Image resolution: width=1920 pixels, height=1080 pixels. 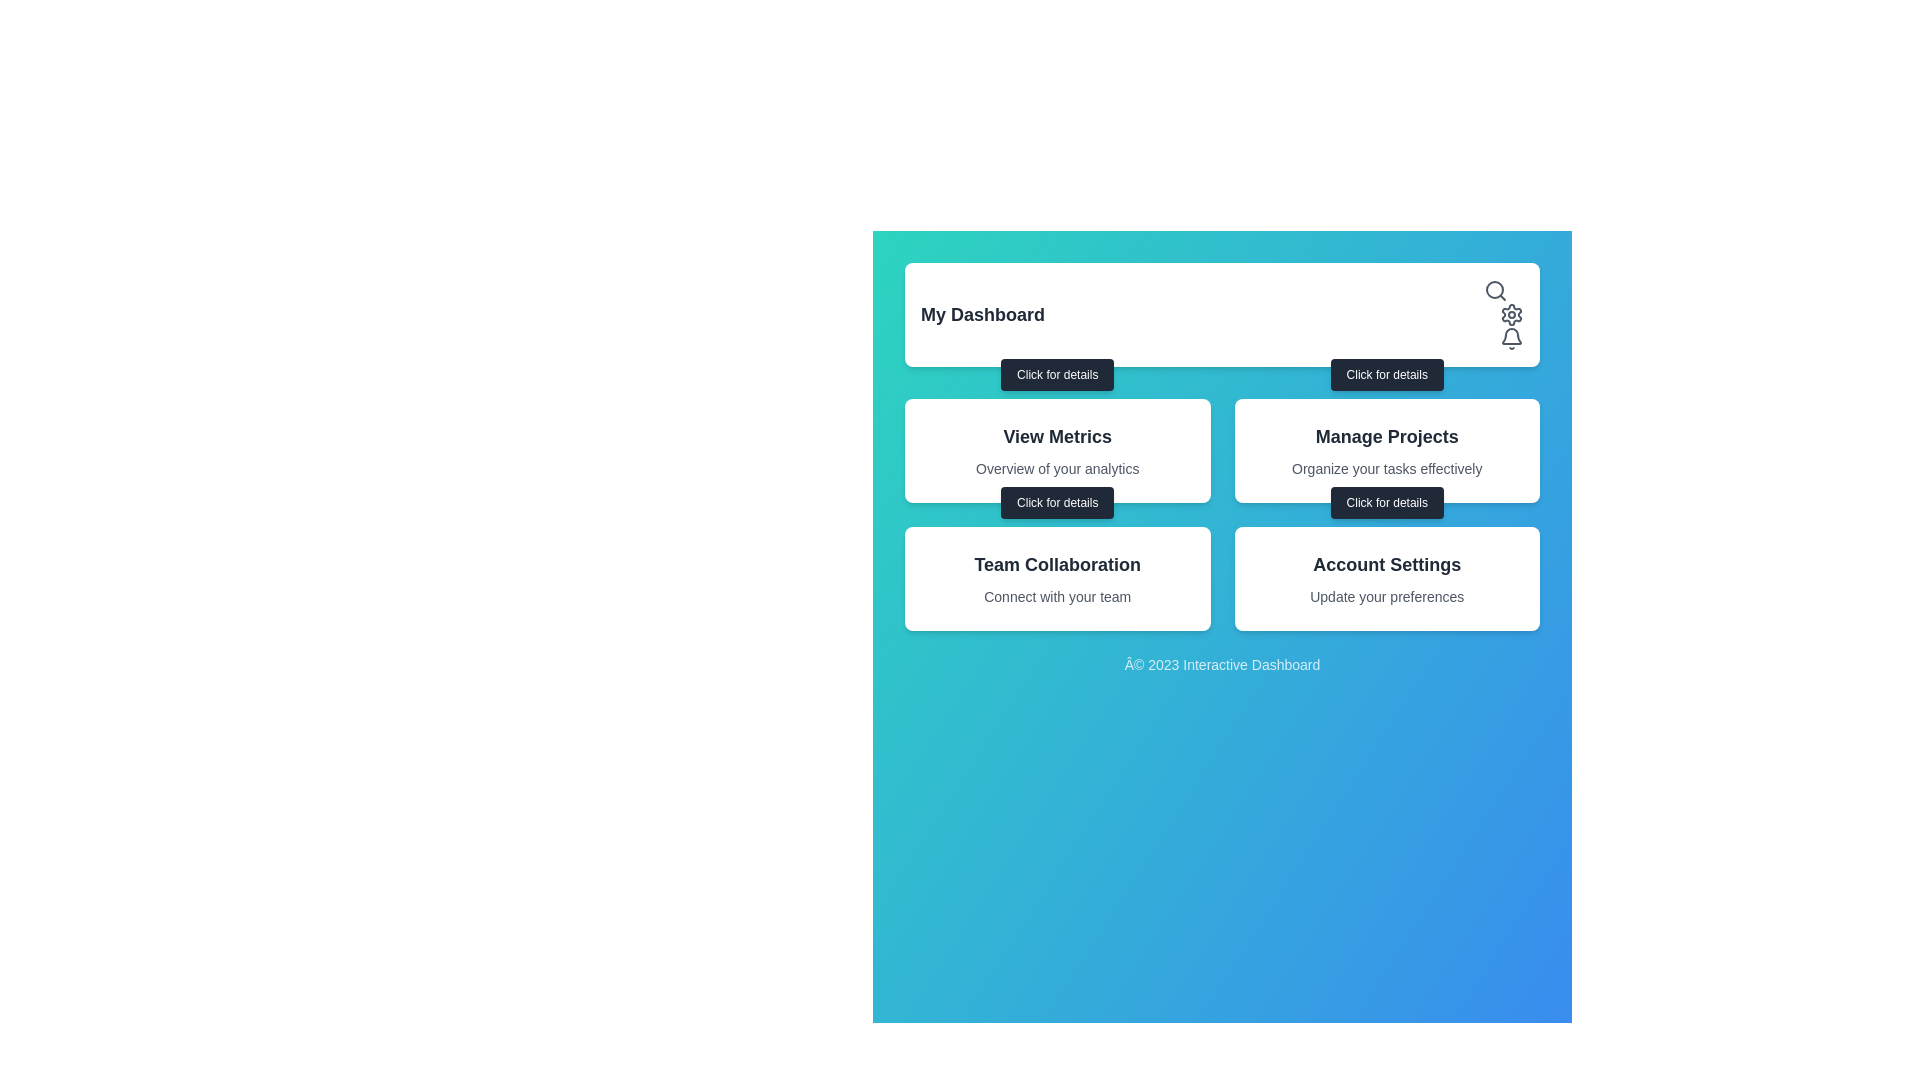 What do you see at coordinates (1386, 578) in the screenshot?
I see `the 'Account Settings' informational tile that displays a title and subtitle for accessibility navigation` at bounding box center [1386, 578].